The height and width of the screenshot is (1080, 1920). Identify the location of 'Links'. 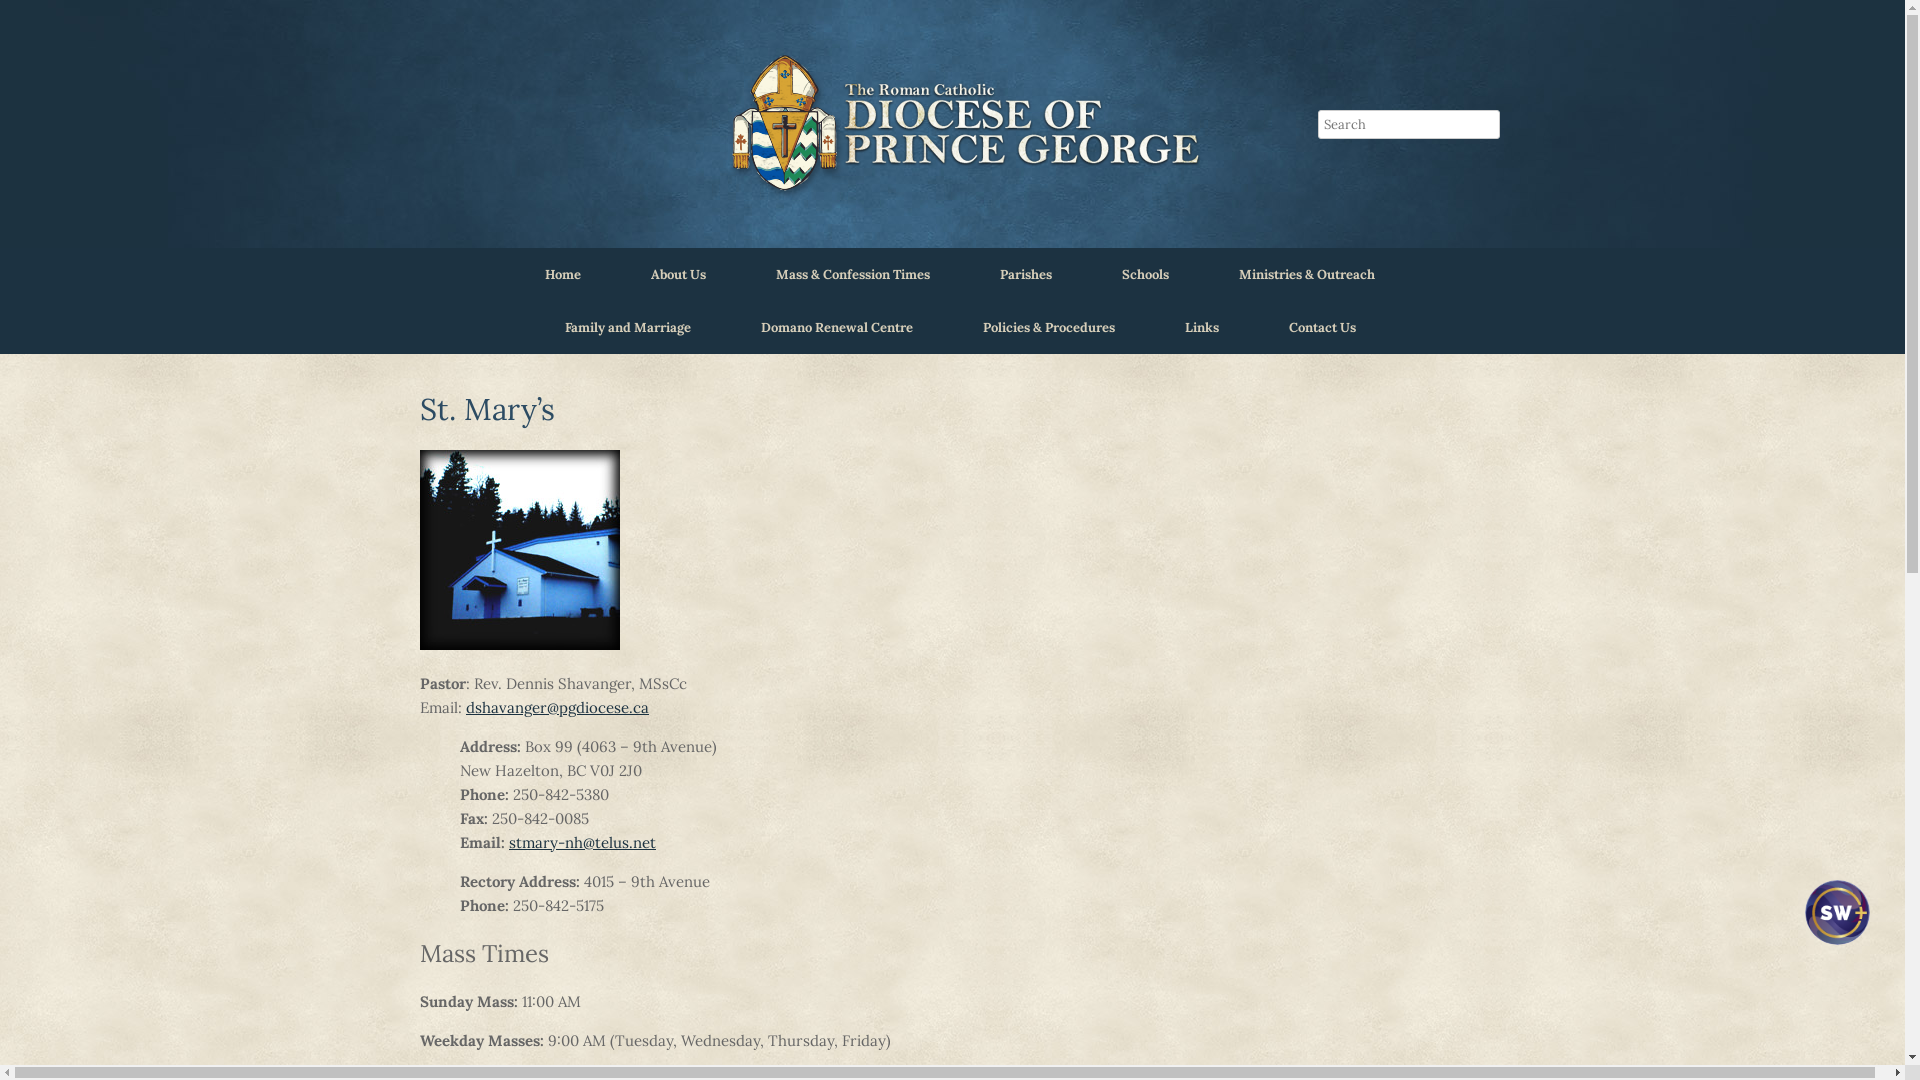
(1200, 326).